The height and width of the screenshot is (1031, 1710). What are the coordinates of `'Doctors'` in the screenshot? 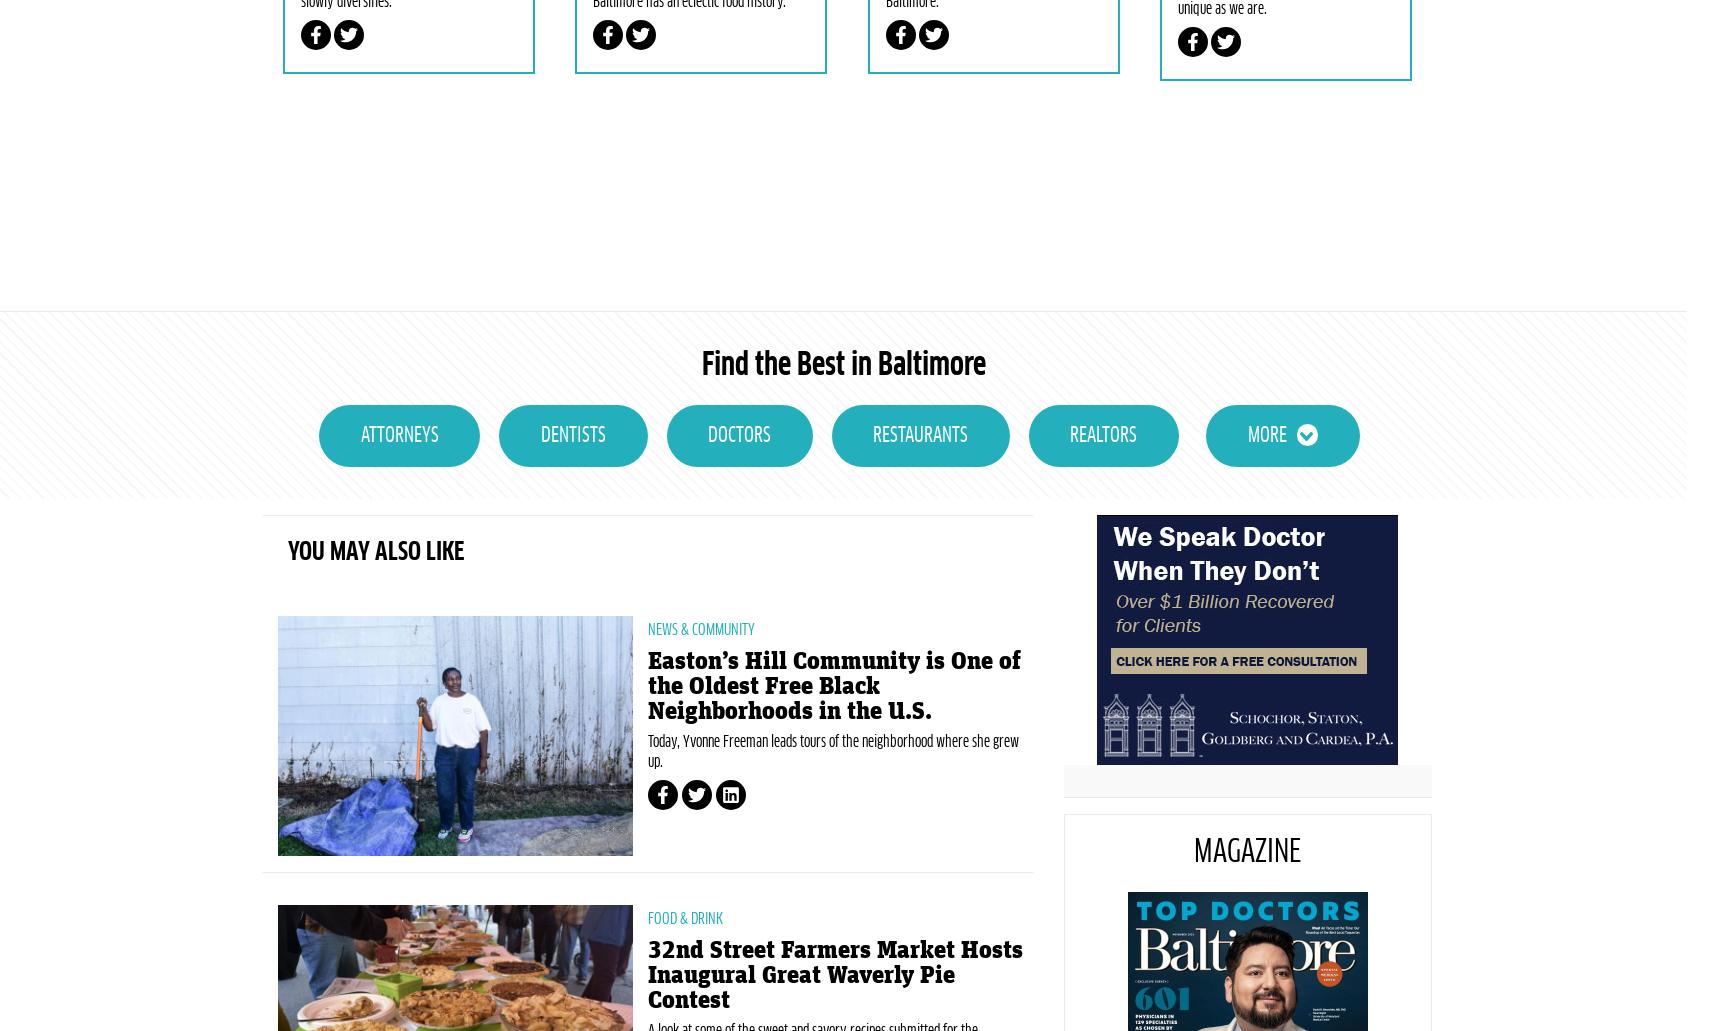 It's located at (739, 529).